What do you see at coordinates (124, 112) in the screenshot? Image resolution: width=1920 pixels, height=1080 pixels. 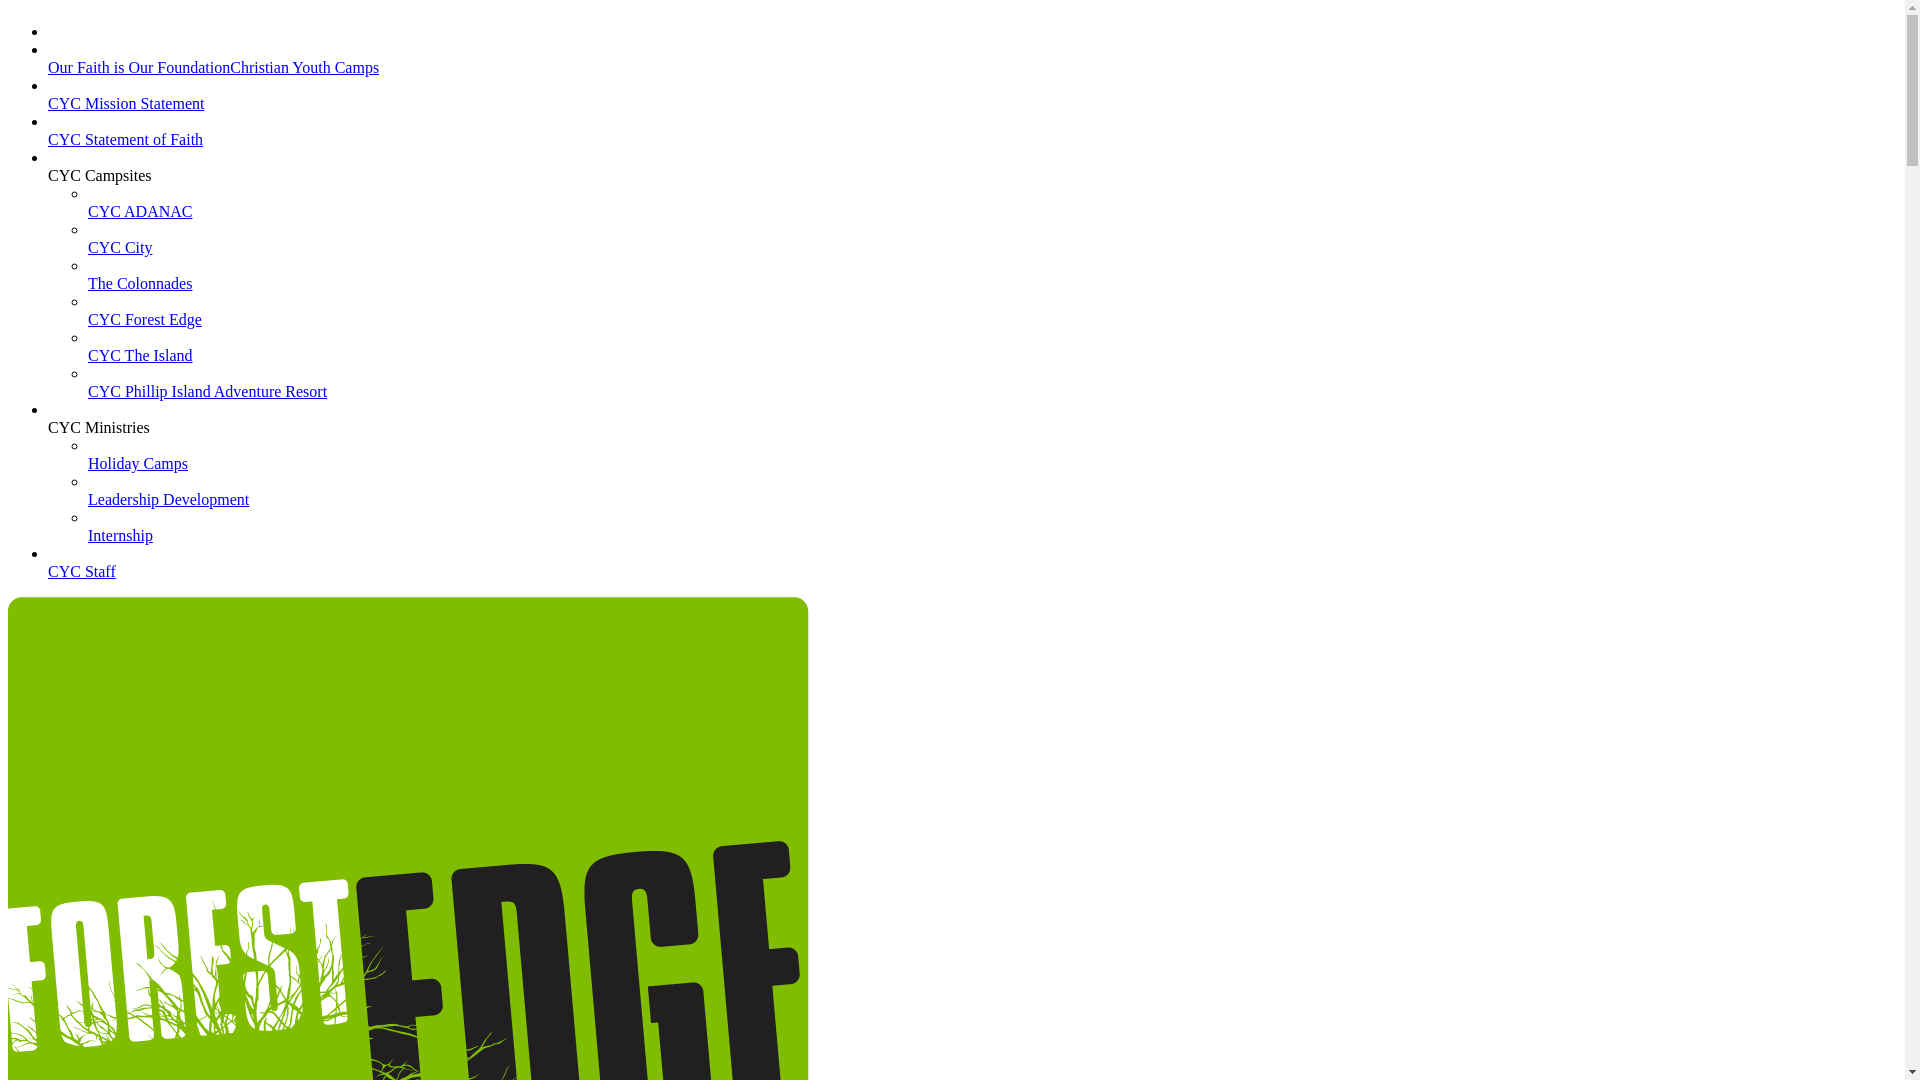 I see `'CYC Mission Statement'` at bounding box center [124, 112].